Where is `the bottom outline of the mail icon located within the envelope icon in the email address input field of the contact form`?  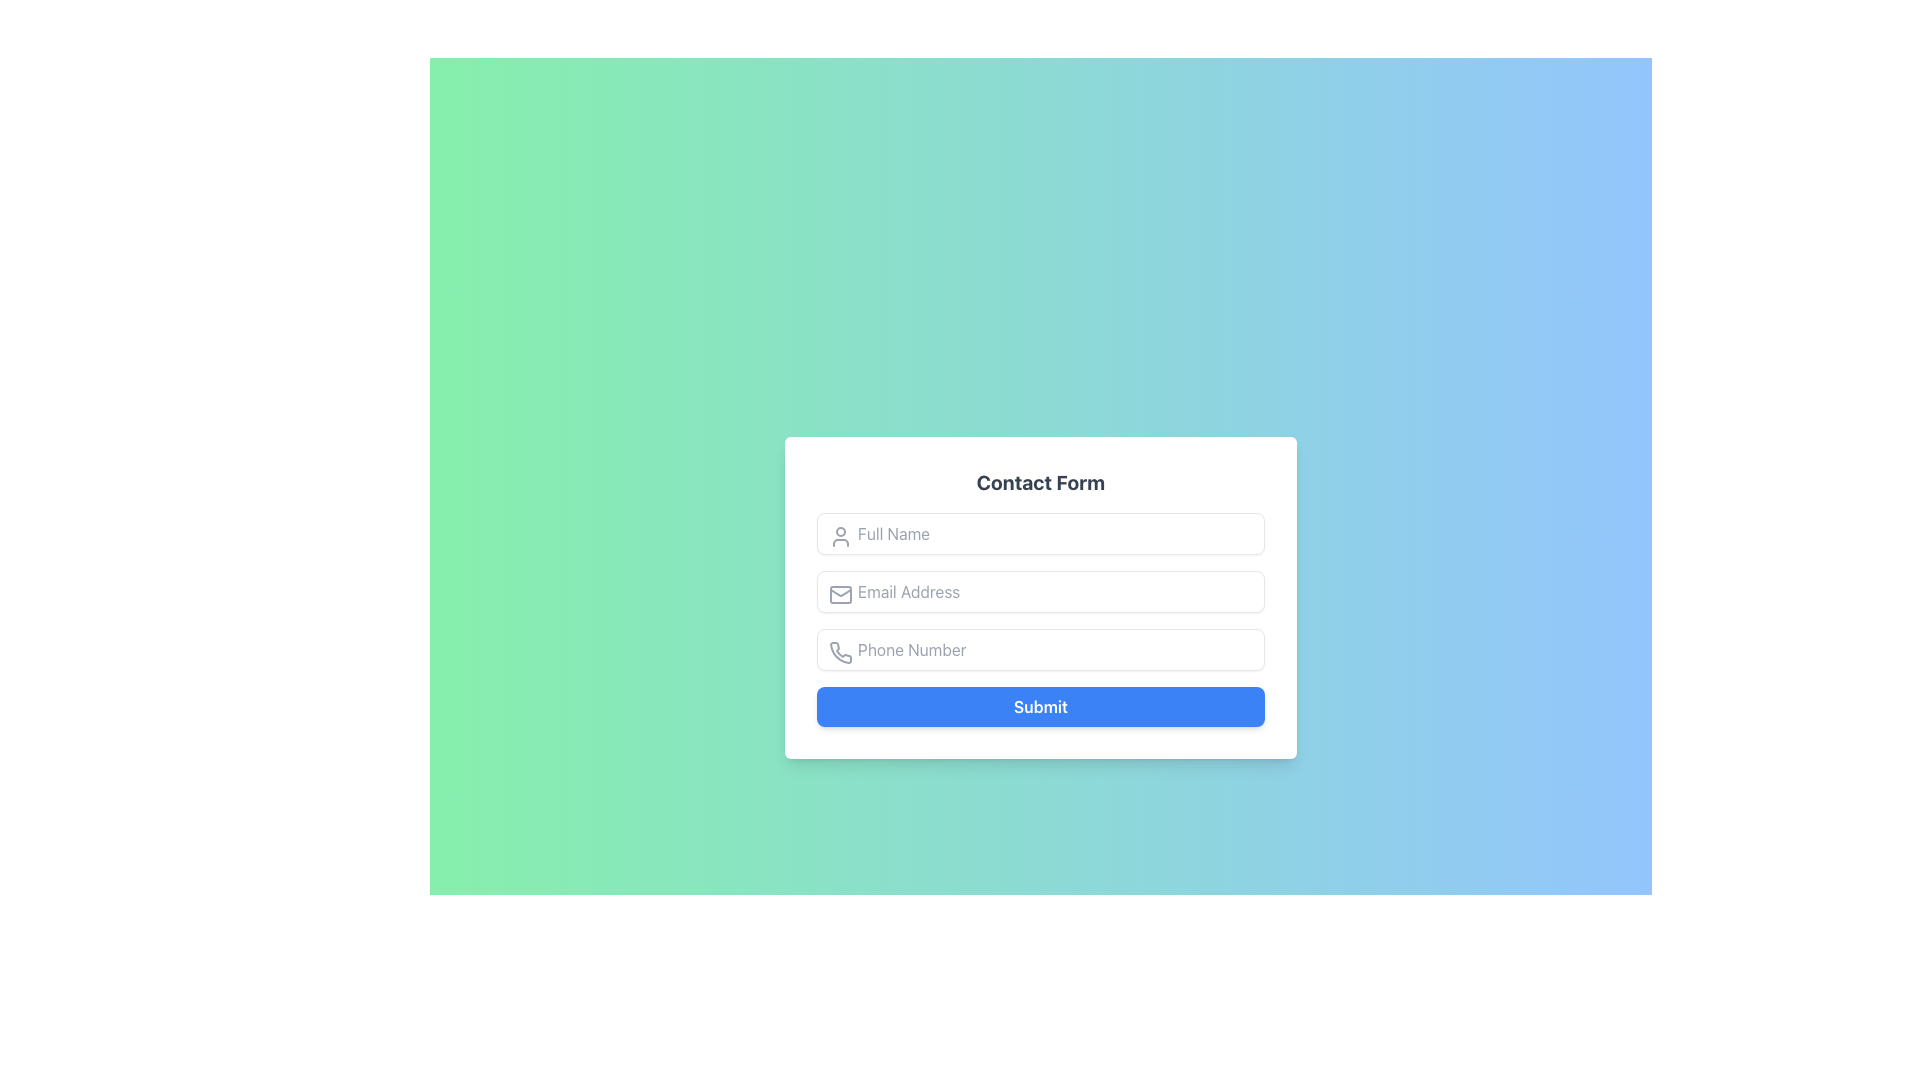 the bottom outline of the mail icon located within the envelope icon in the email address input field of the contact form is located at coordinates (840, 590).